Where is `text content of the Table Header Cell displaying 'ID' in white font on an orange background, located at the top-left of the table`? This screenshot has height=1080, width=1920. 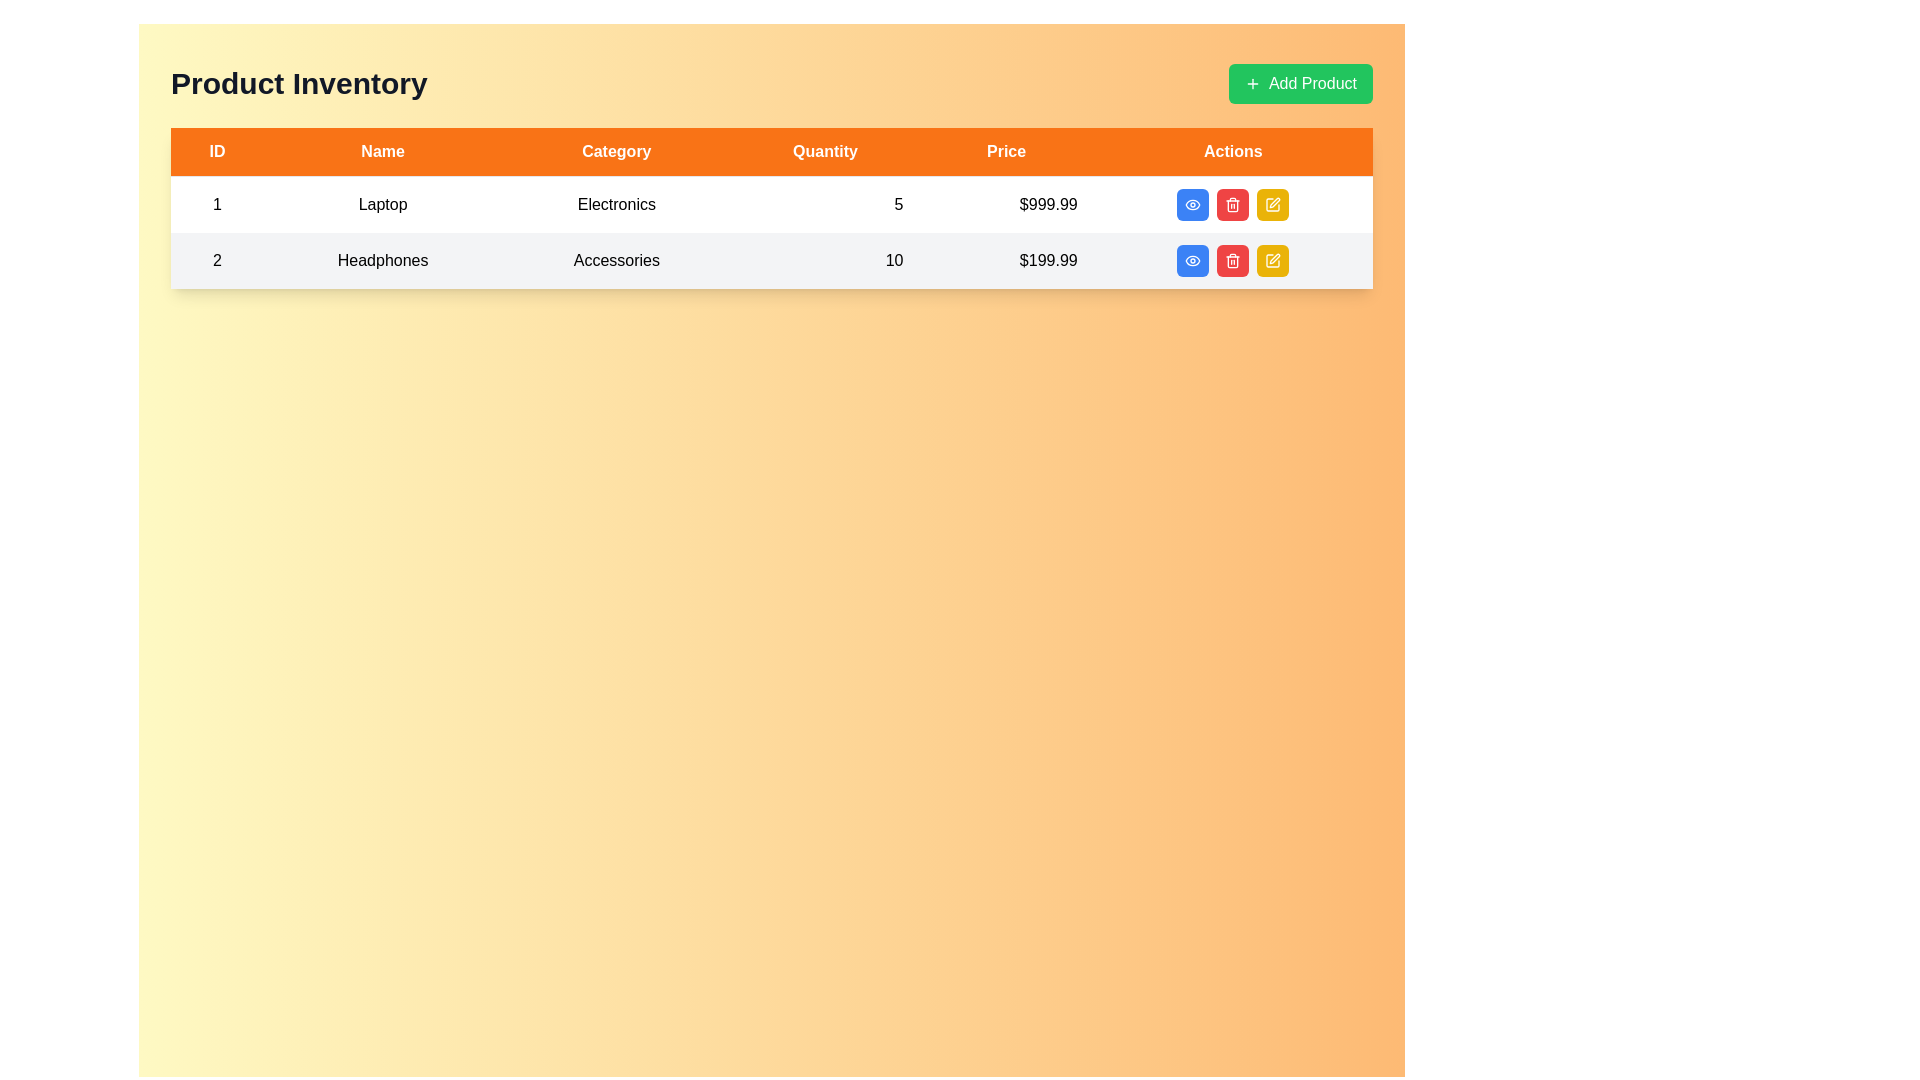
text content of the Table Header Cell displaying 'ID' in white font on an orange background, located at the top-left of the table is located at coordinates (217, 151).